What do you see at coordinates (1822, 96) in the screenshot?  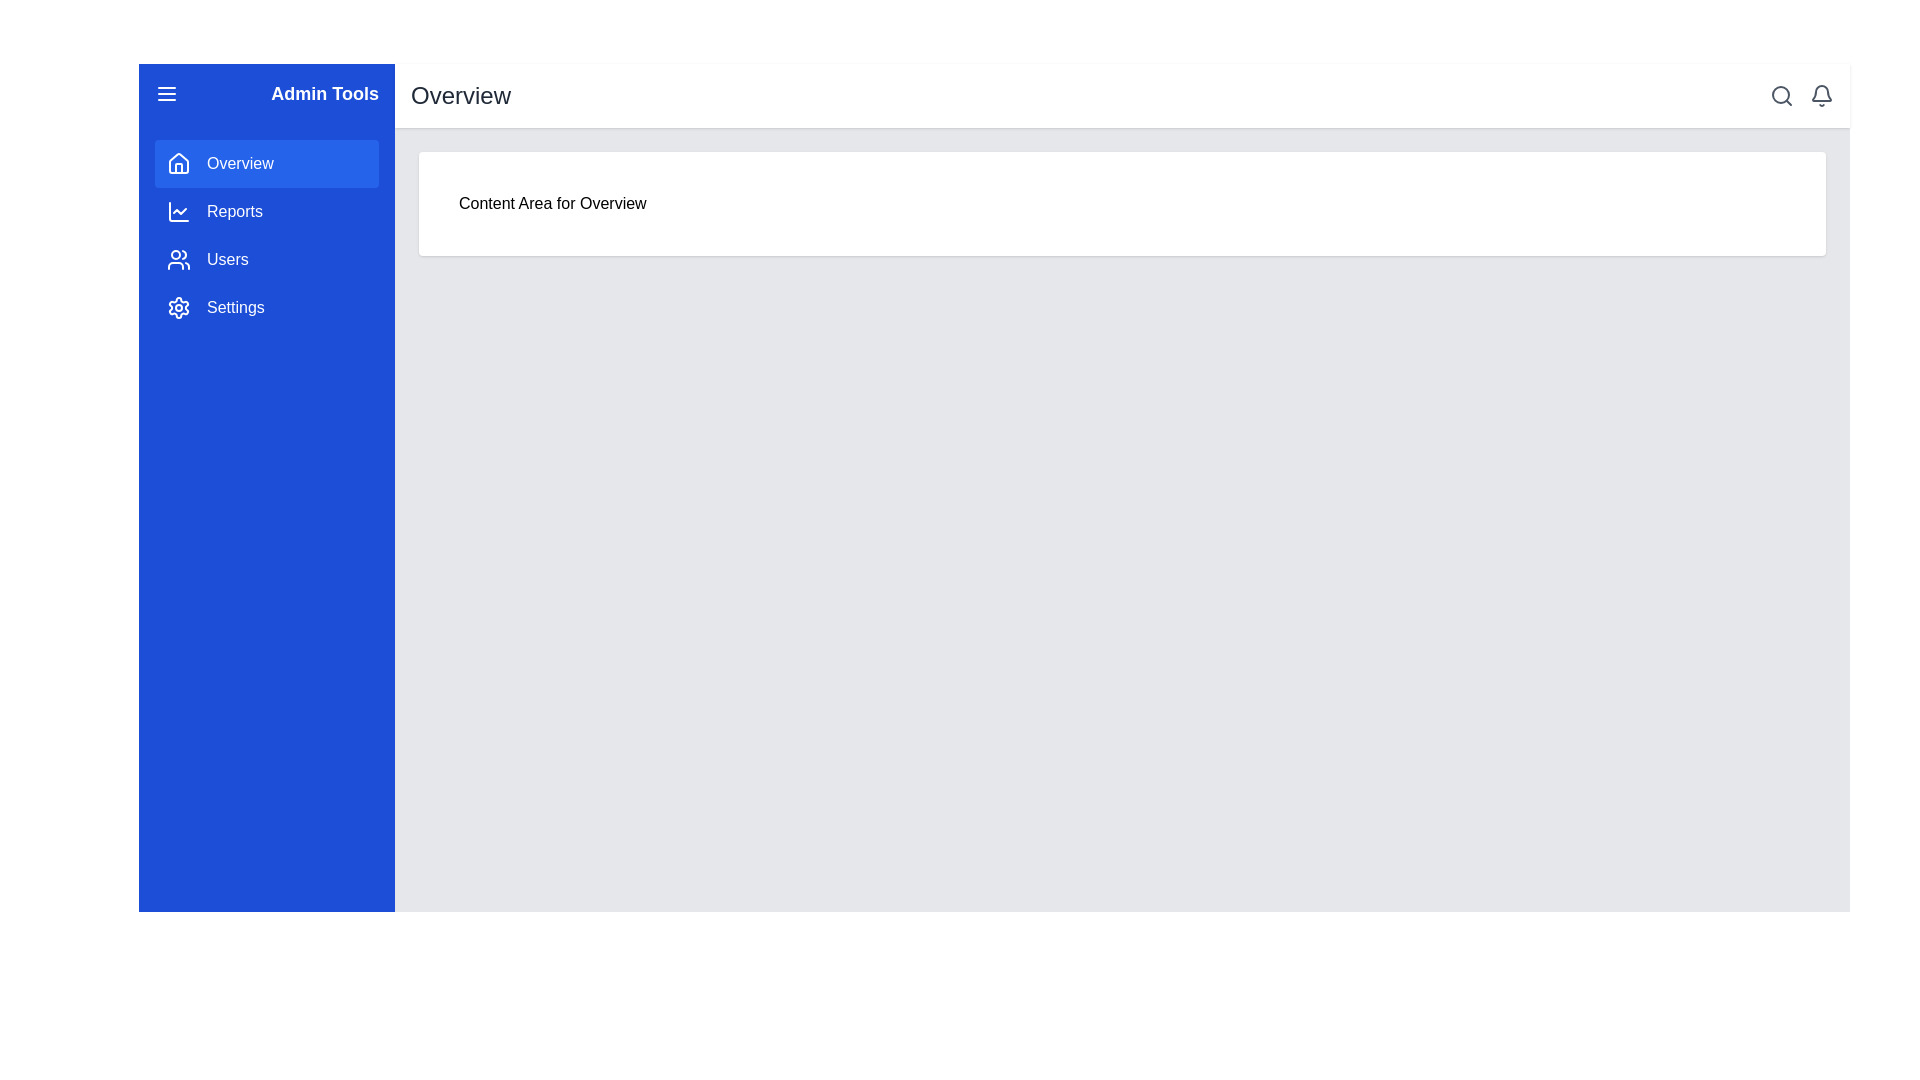 I see `the notification icon located in the top-right corner of the interface, next to the magnifying glass search icon` at bounding box center [1822, 96].